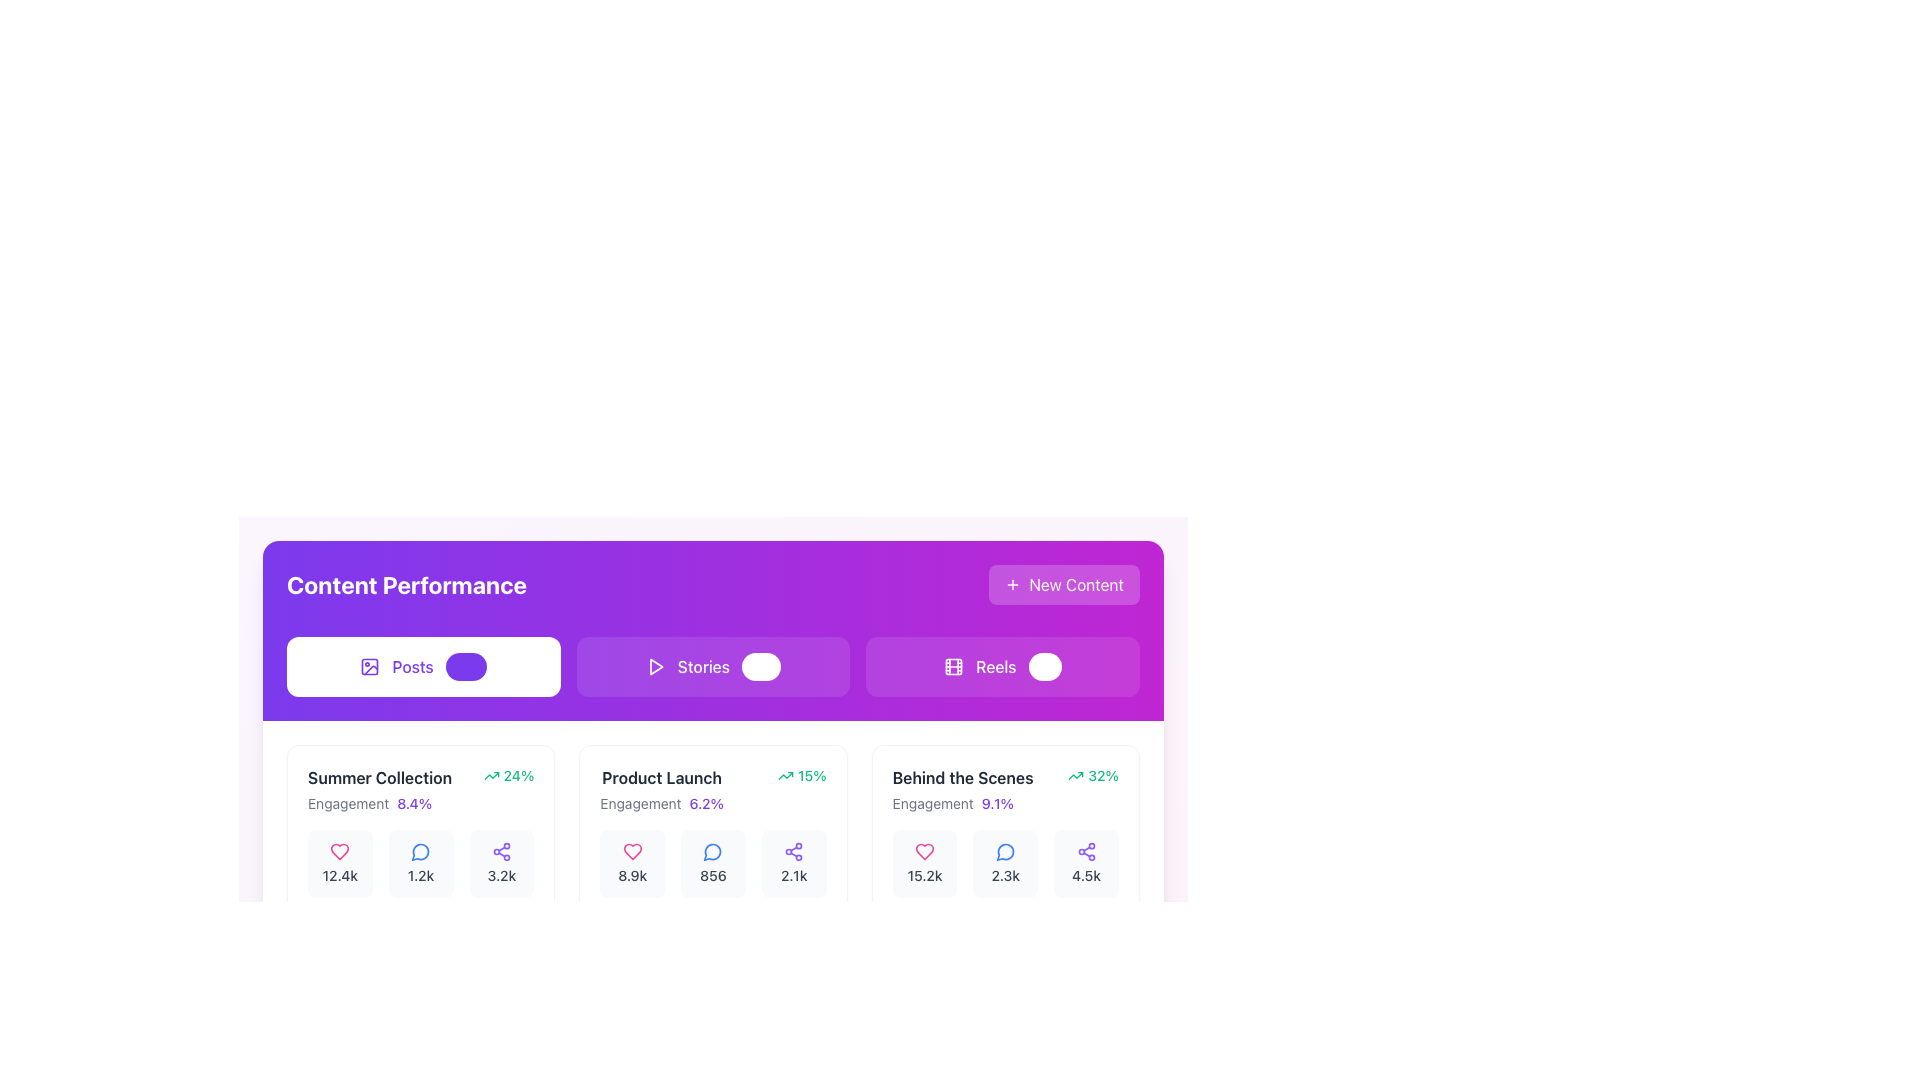 The image size is (1920, 1080). I want to click on the main title text display for the 'Product Launch' campaign, which is positioned at the top of its card layout, clearly identifying the campaign, so click(662, 777).